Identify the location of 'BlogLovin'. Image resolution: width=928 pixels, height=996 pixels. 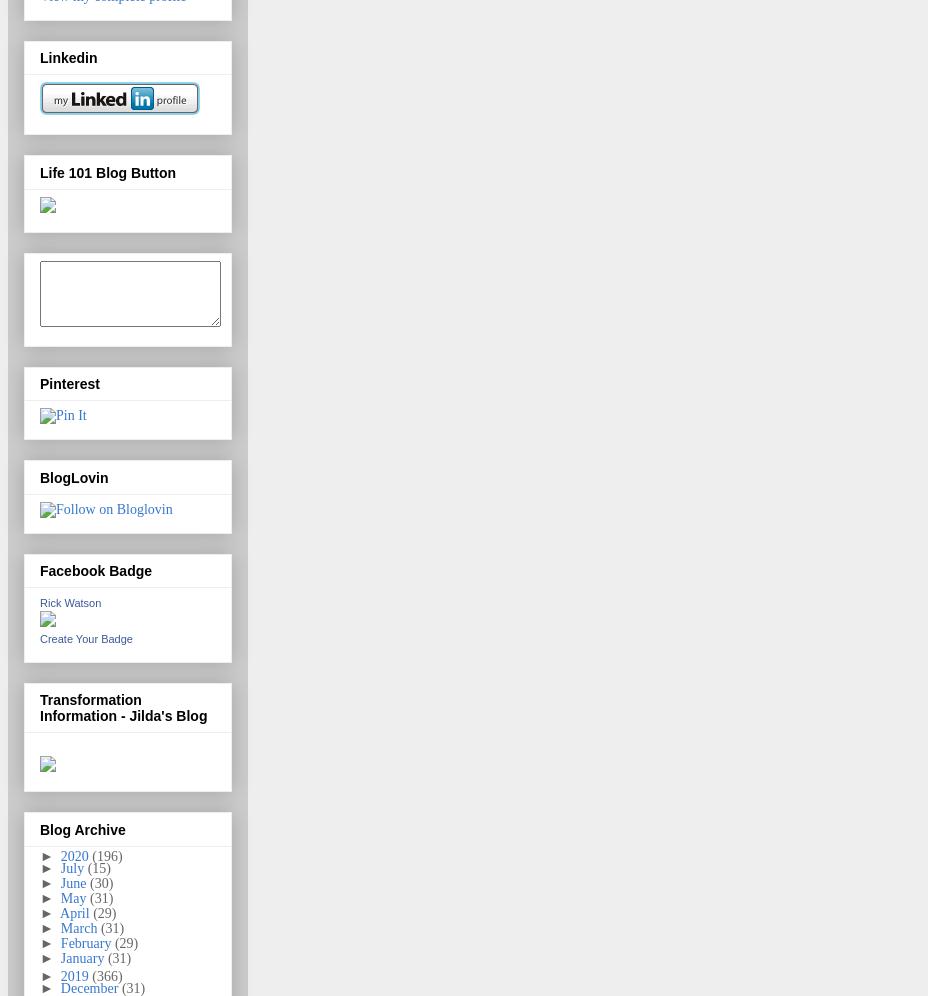
(72, 475).